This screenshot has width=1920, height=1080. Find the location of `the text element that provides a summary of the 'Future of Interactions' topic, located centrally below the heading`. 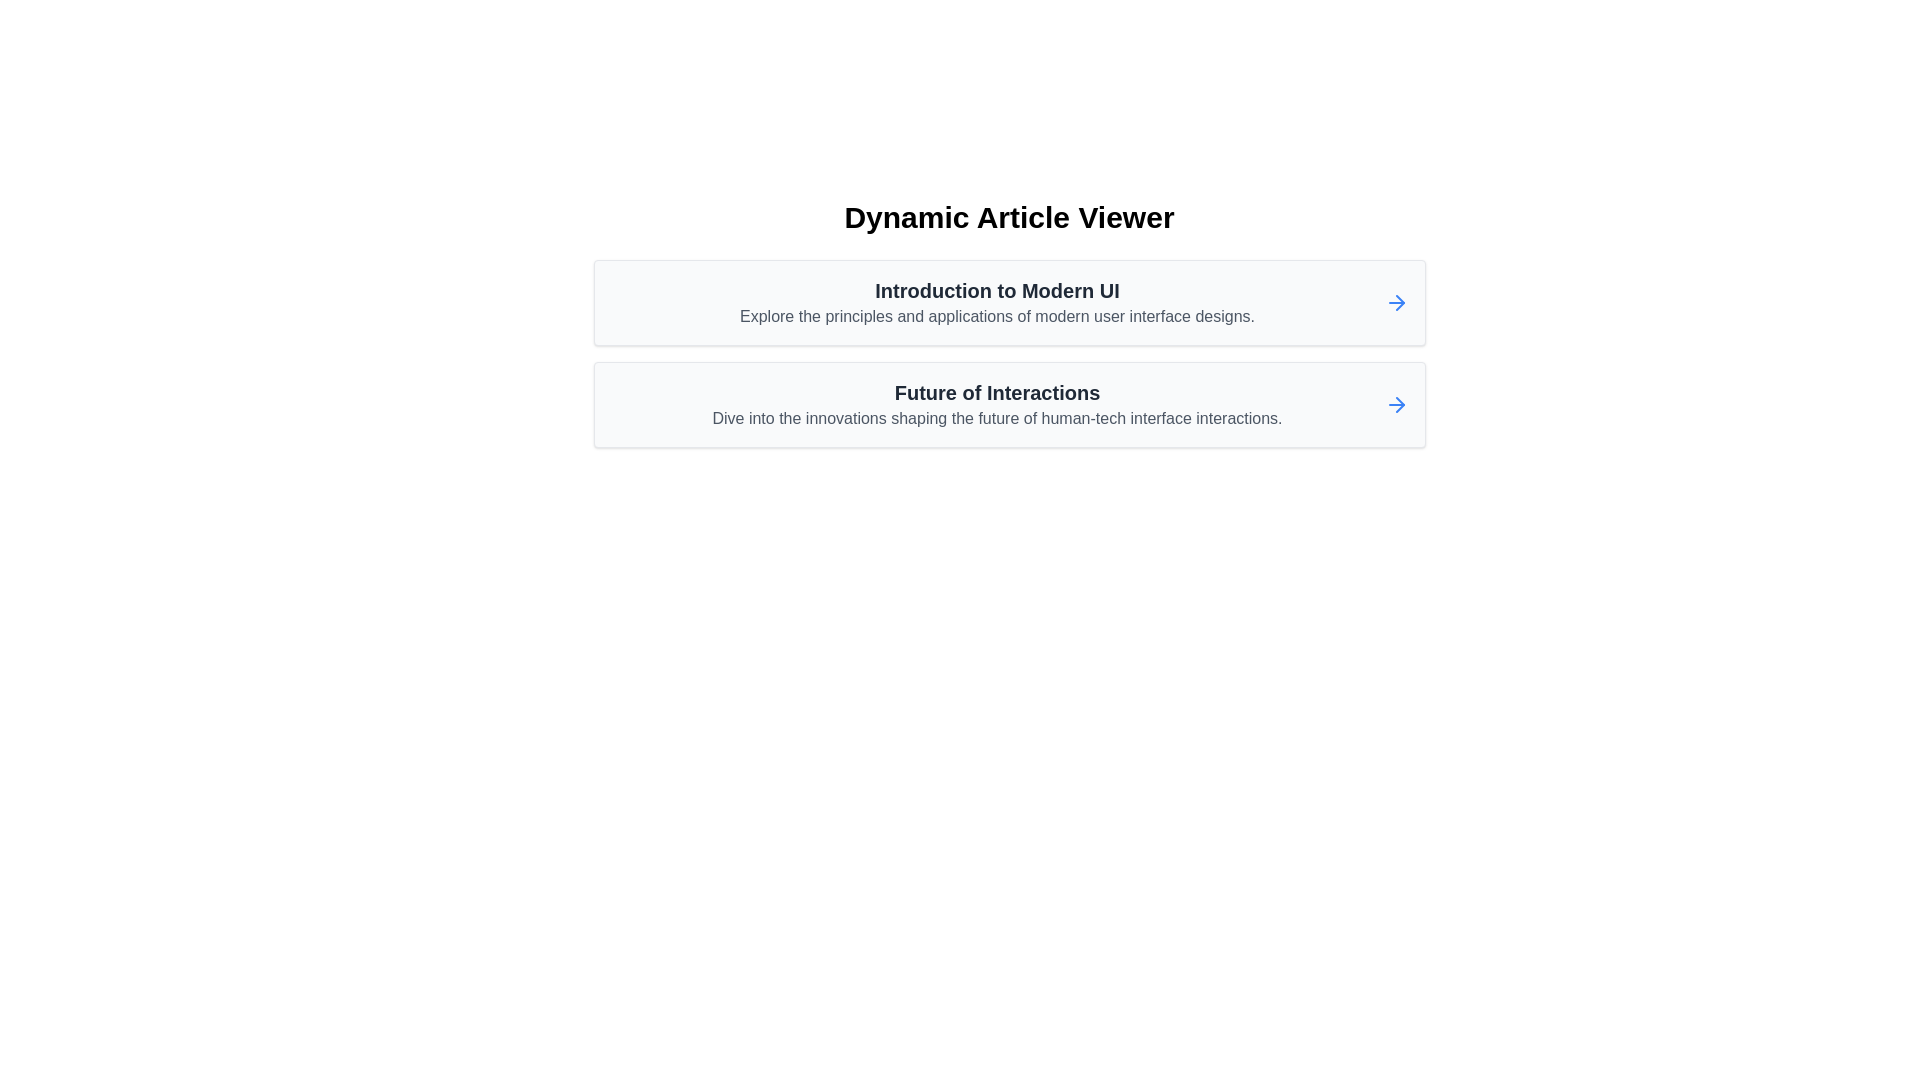

the text element that provides a summary of the 'Future of Interactions' topic, located centrally below the heading is located at coordinates (997, 418).